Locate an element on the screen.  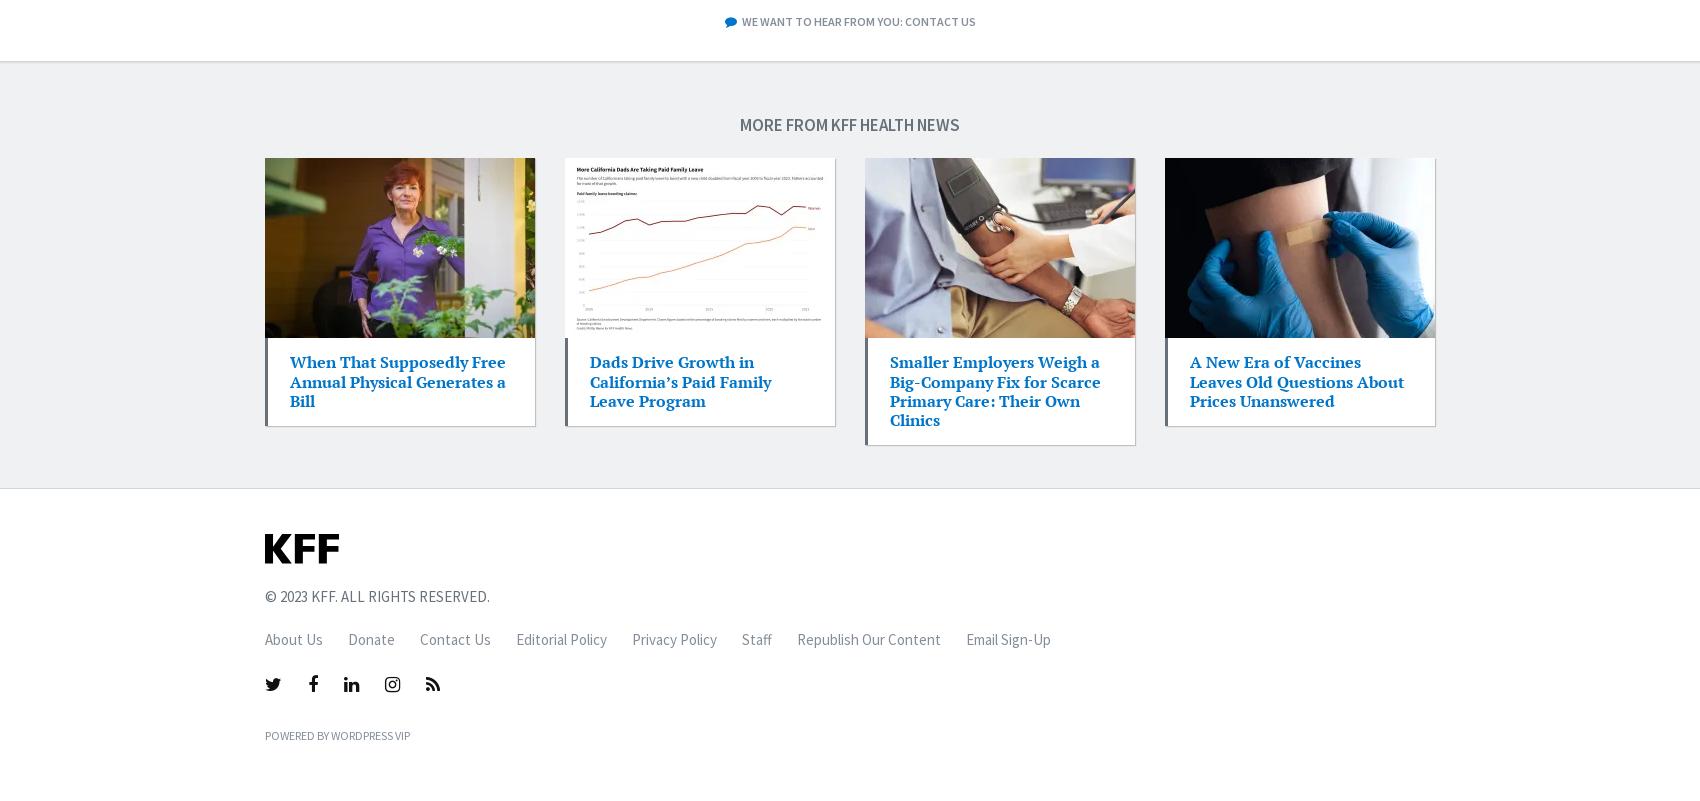
'Staff' is located at coordinates (756, 638).